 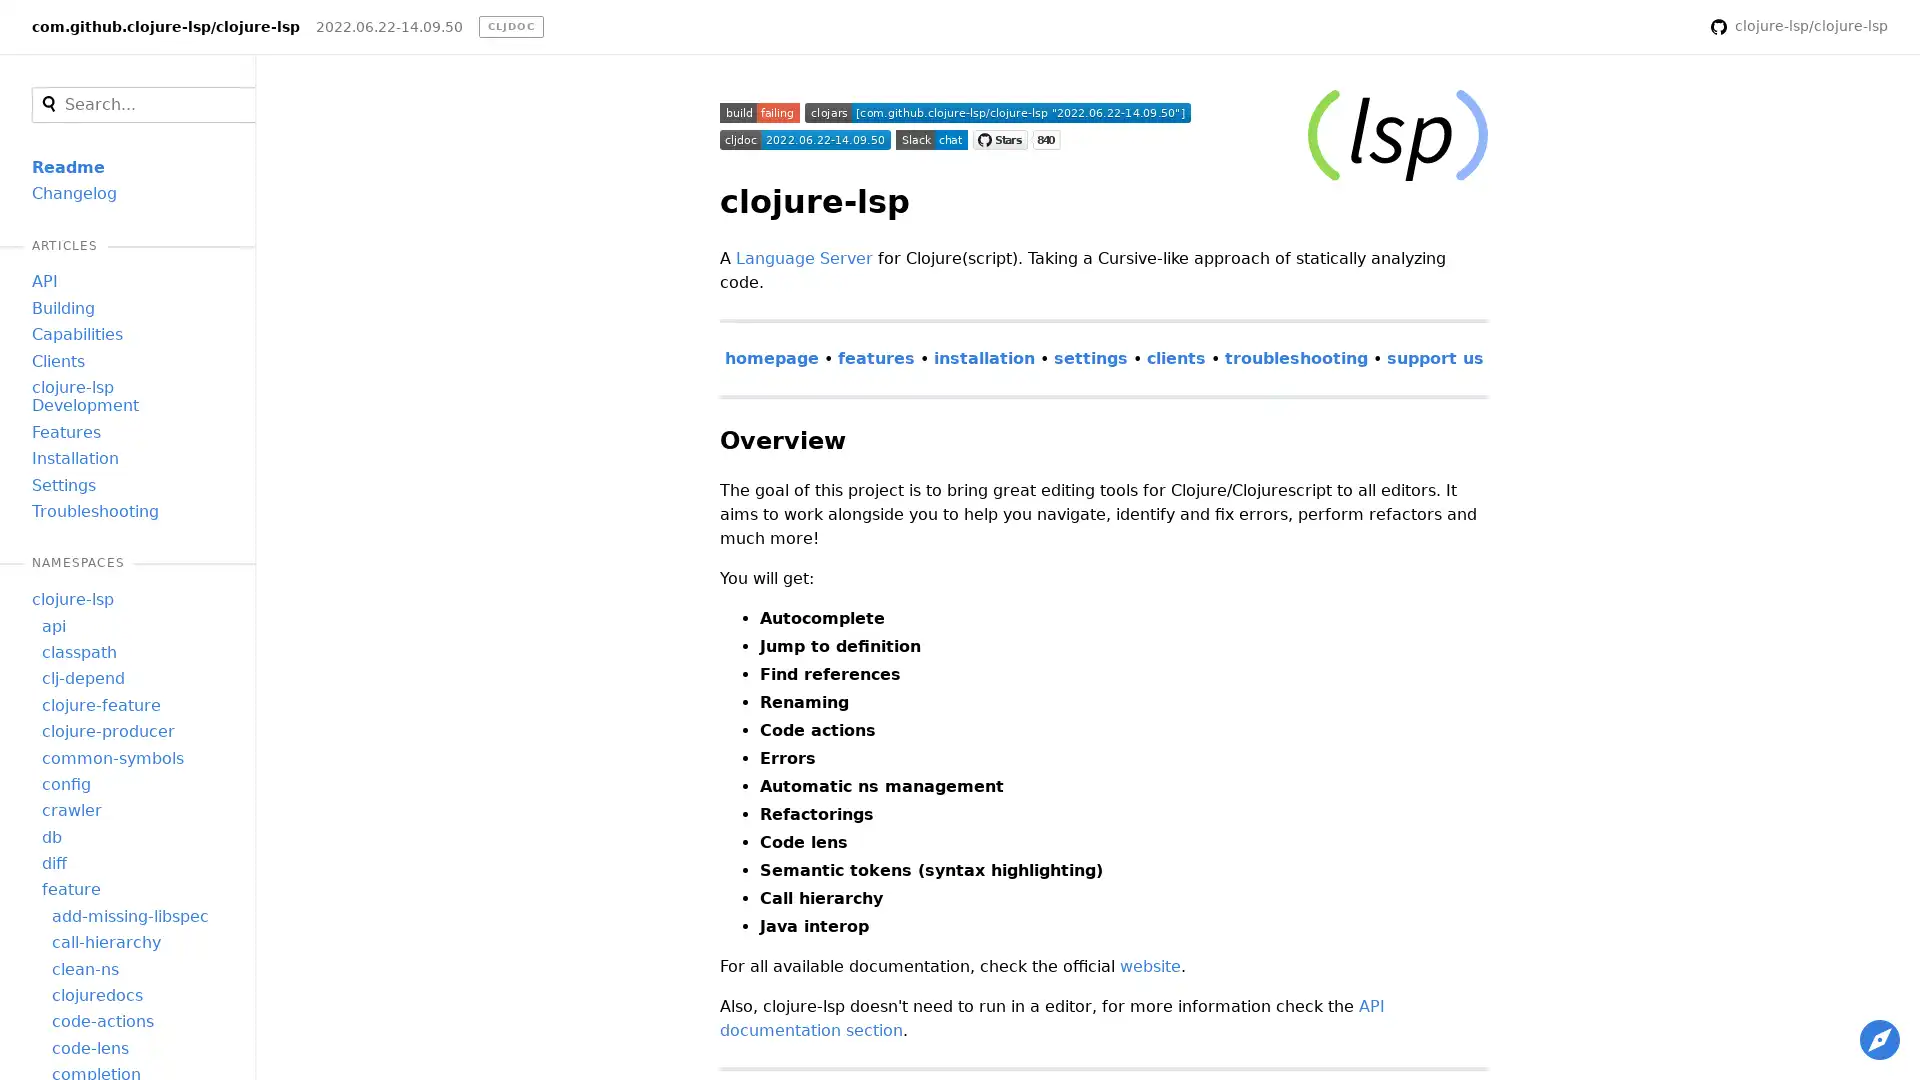 What do you see at coordinates (1668, 27) in the screenshot?
I see `rebuild` at bounding box center [1668, 27].